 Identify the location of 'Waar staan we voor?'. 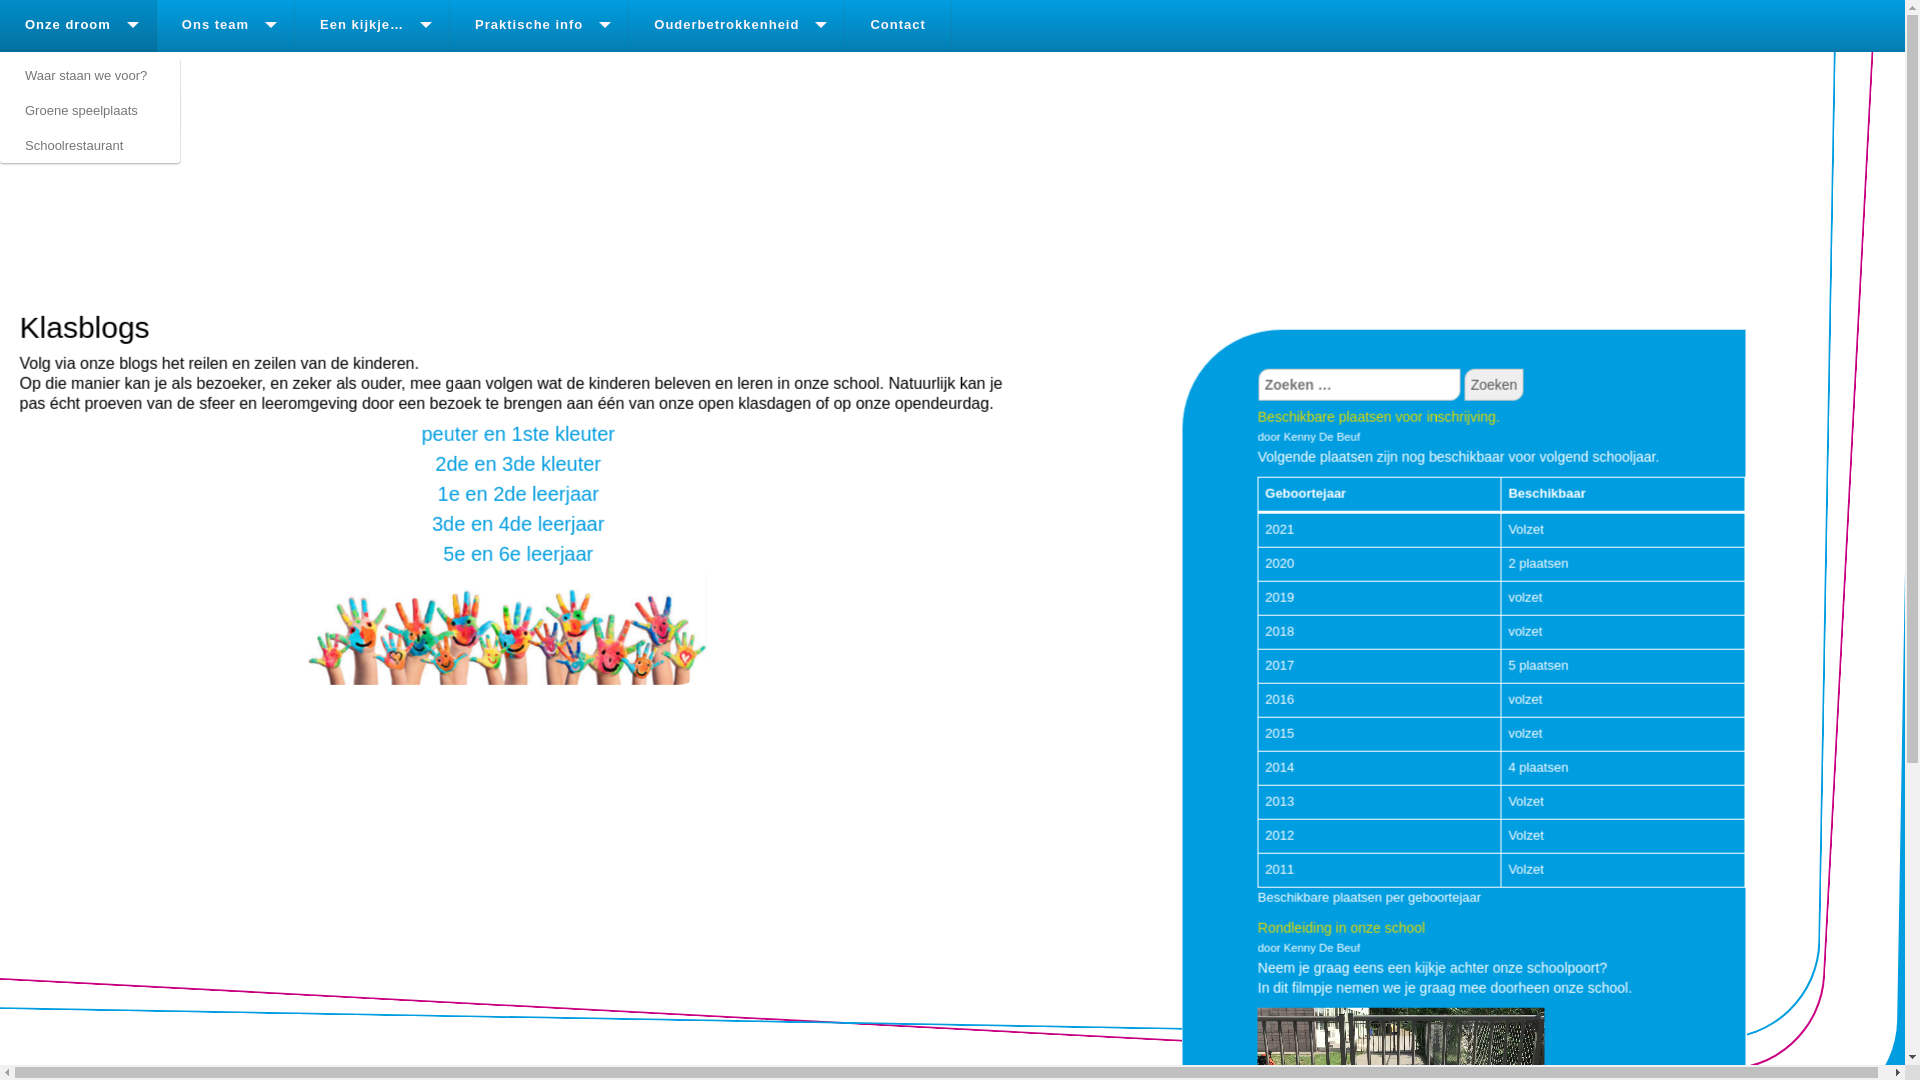
(0, 74).